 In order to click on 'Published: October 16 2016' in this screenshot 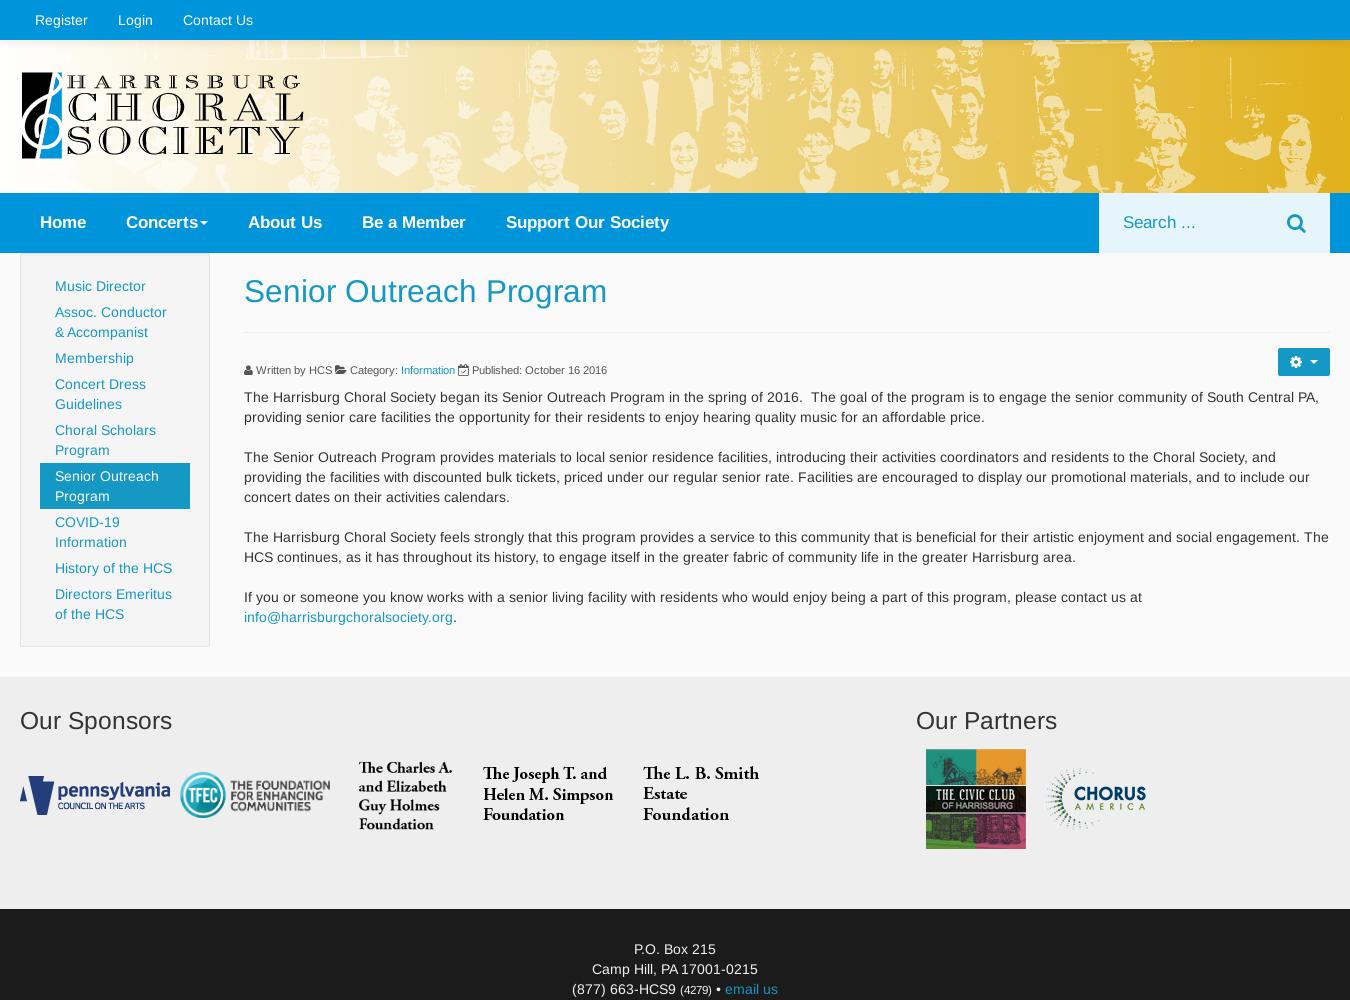, I will do `click(537, 369)`.